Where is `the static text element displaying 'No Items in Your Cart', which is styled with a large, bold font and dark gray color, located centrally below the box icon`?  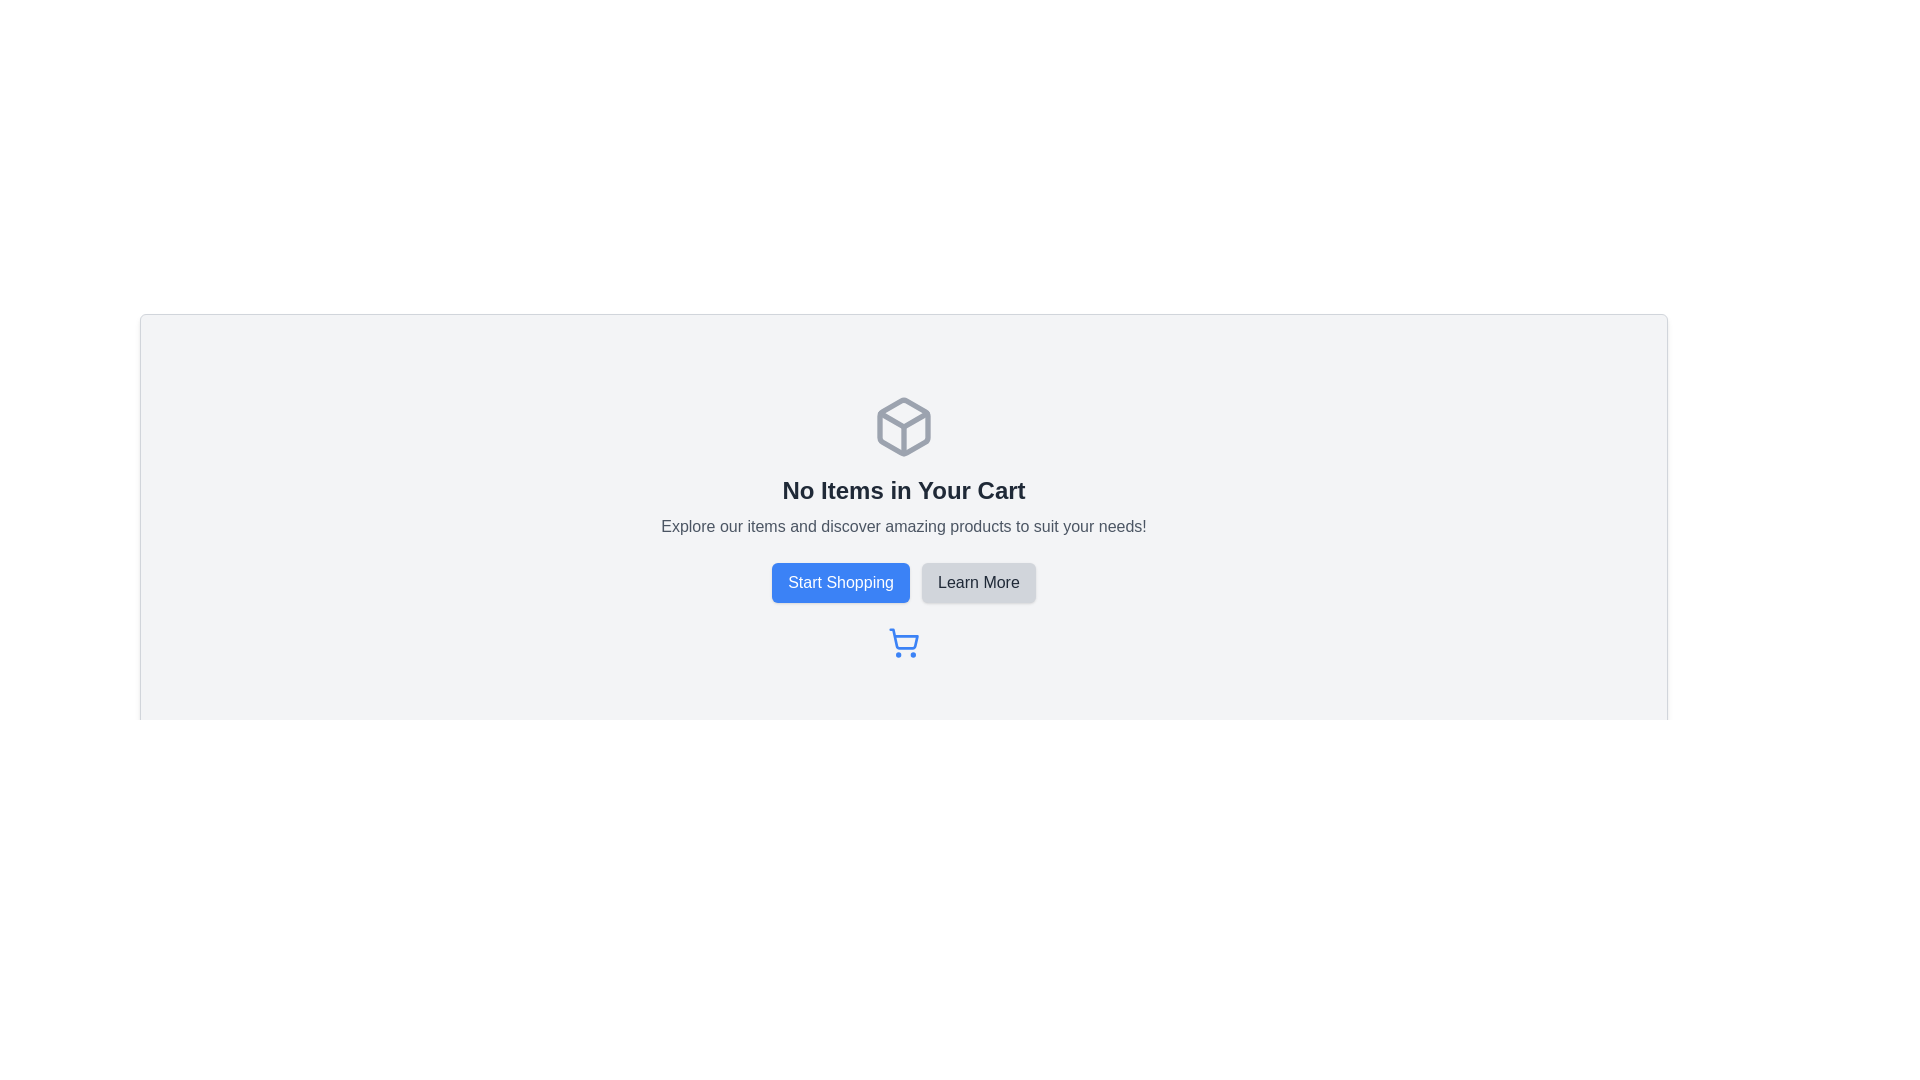 the static text element displaying 'No Items in Your Cart', which is styled with a large, bold font and dark gray color, located centrally below the box icon is located at coordinates (902, 490).